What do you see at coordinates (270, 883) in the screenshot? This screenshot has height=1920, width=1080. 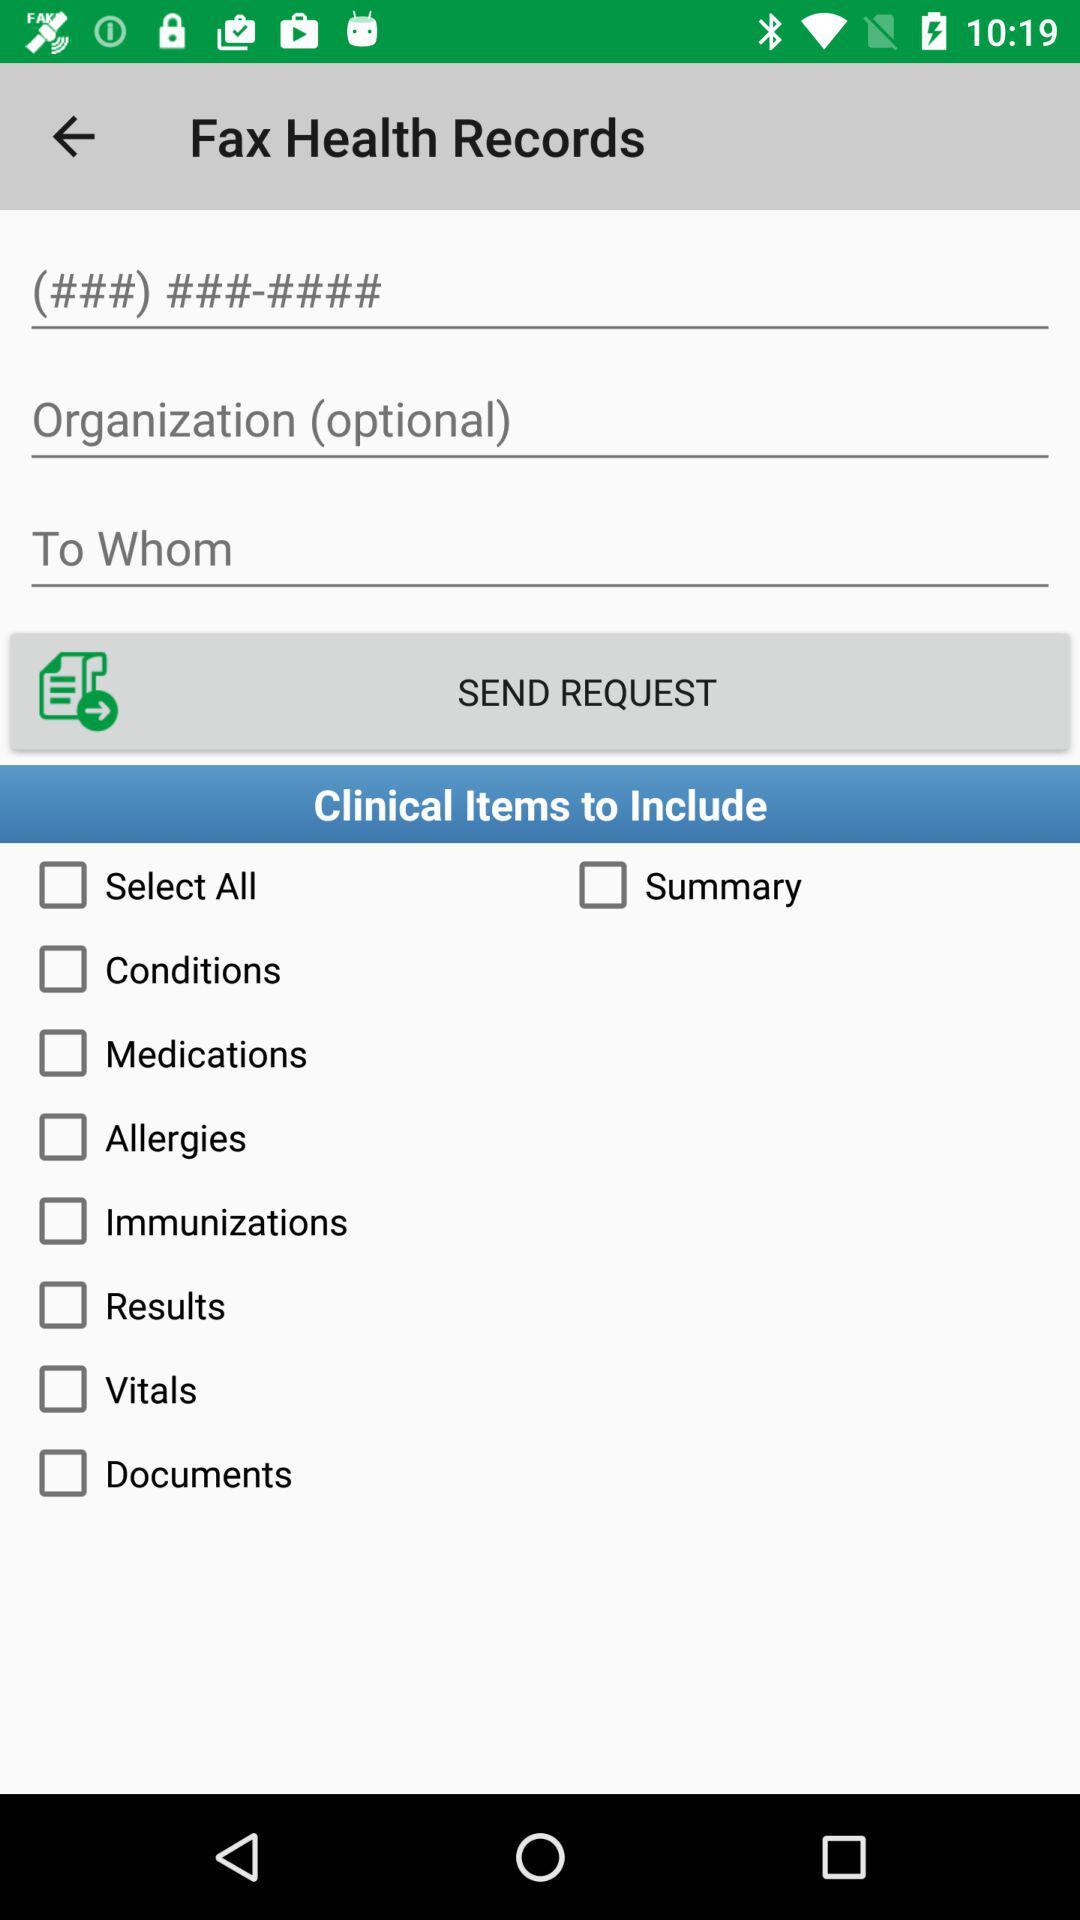 I see `icon next to the summary item` at bounding box center [270, 883].